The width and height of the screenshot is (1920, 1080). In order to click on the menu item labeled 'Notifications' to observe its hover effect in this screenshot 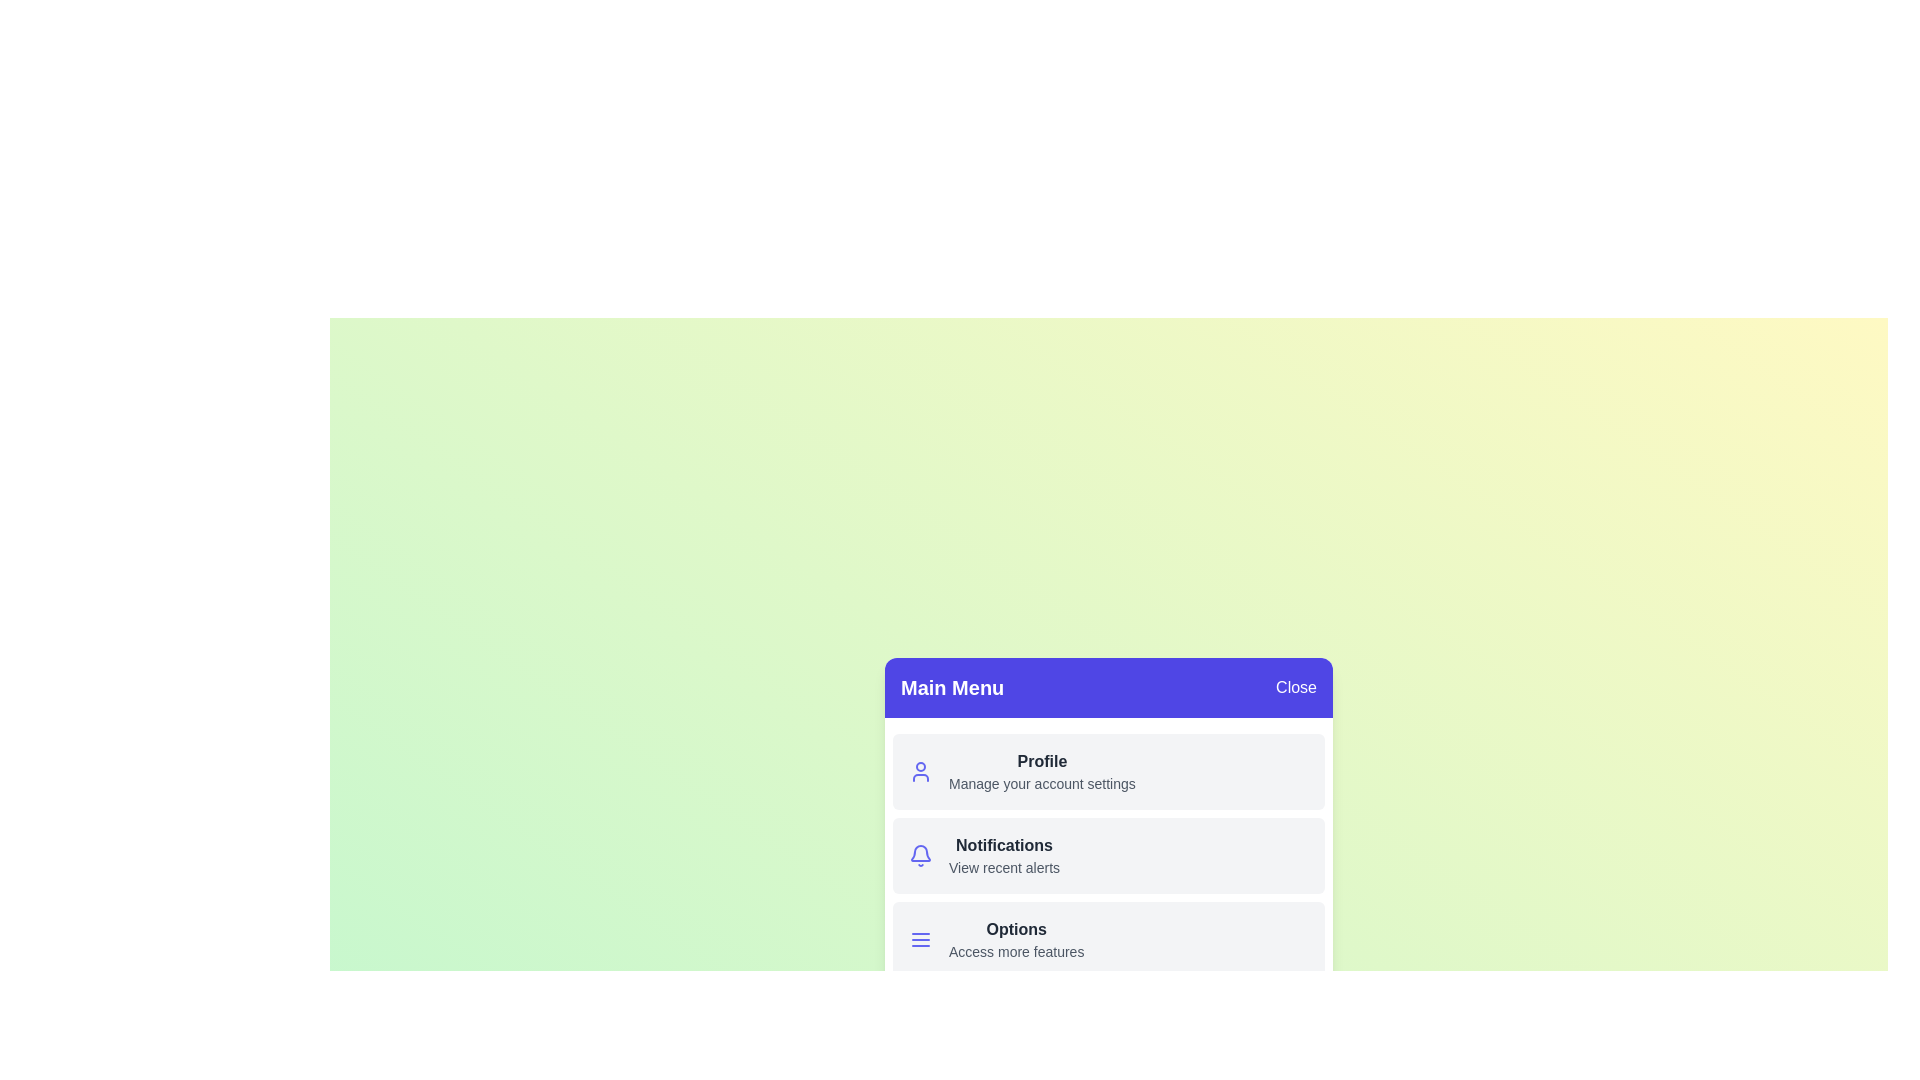, I will do `click(1107, 855)`.